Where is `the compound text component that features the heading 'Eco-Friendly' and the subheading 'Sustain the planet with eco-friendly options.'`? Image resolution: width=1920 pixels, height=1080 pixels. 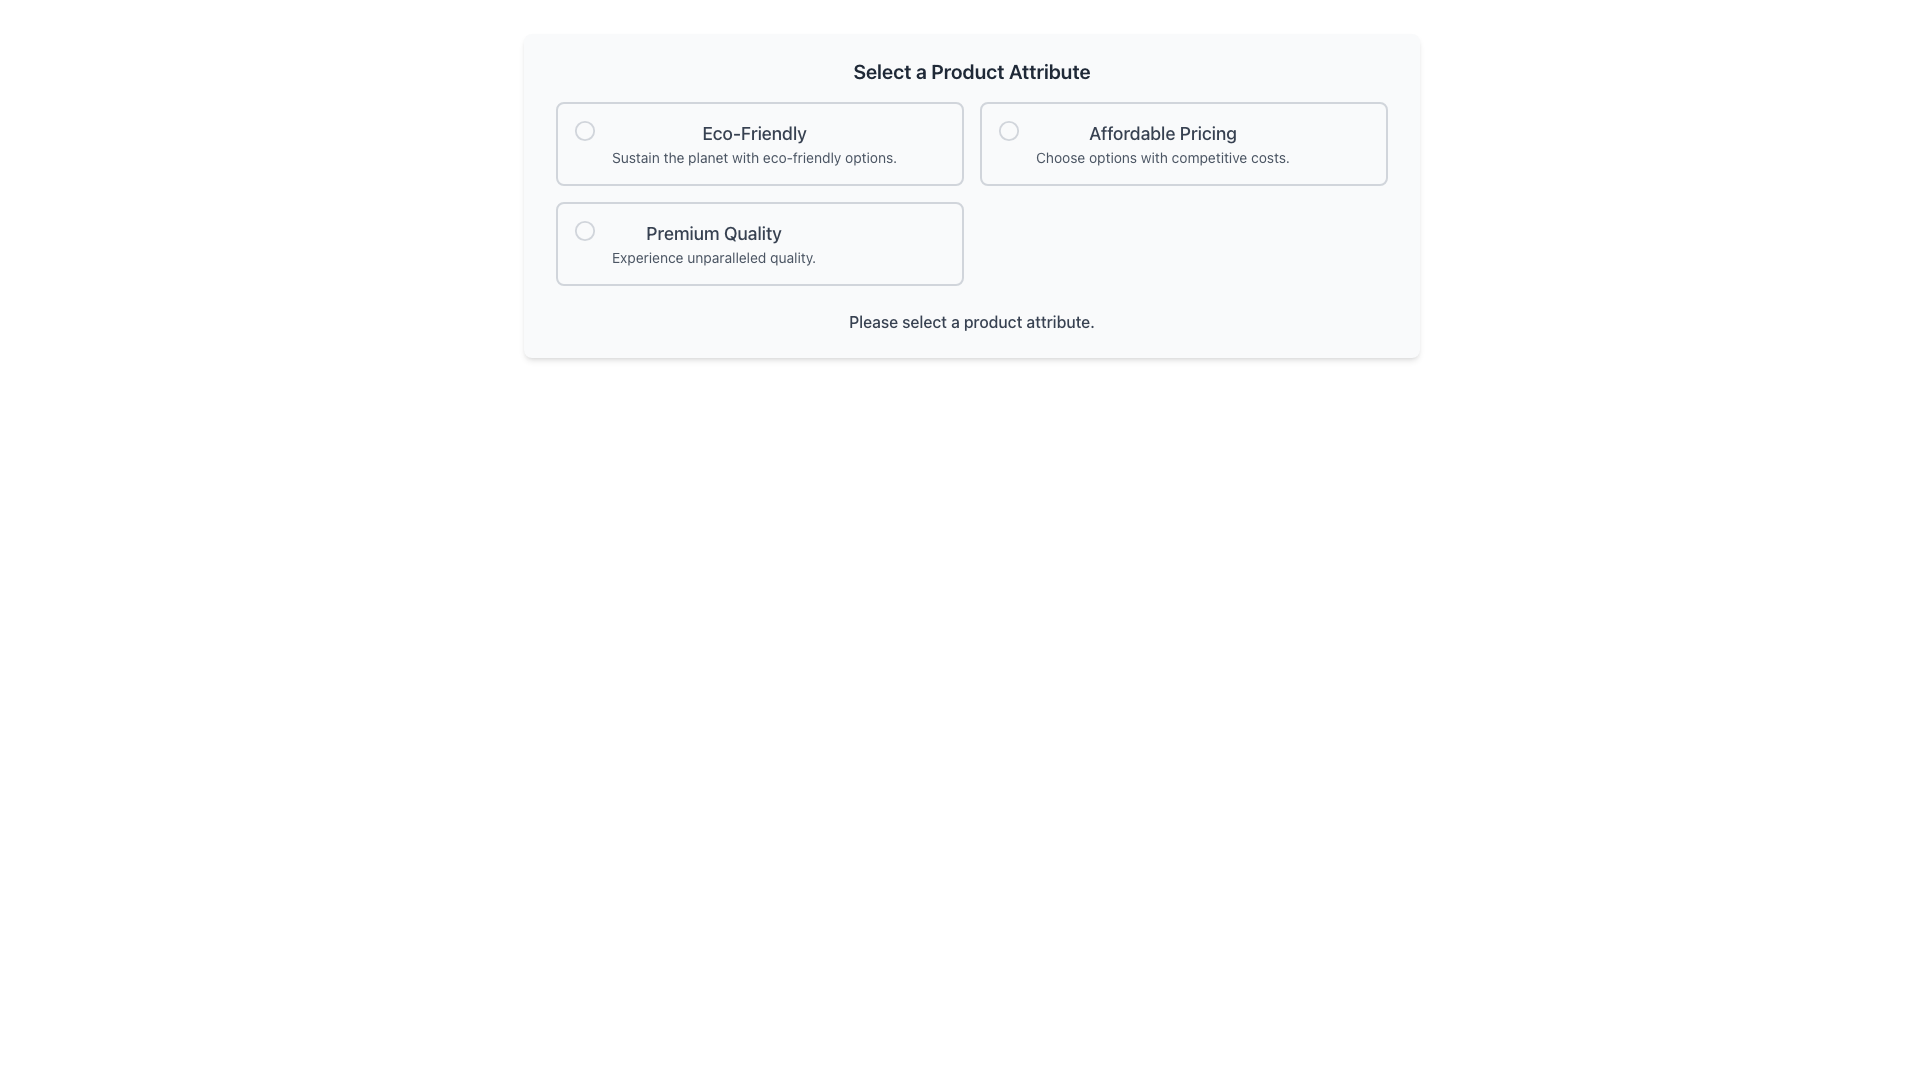
the compound text component that features the heading 'Eco-Friendly' and the subheading 'Sustain the planet with eco-friendly options.' is located at coordinates (753, 142).